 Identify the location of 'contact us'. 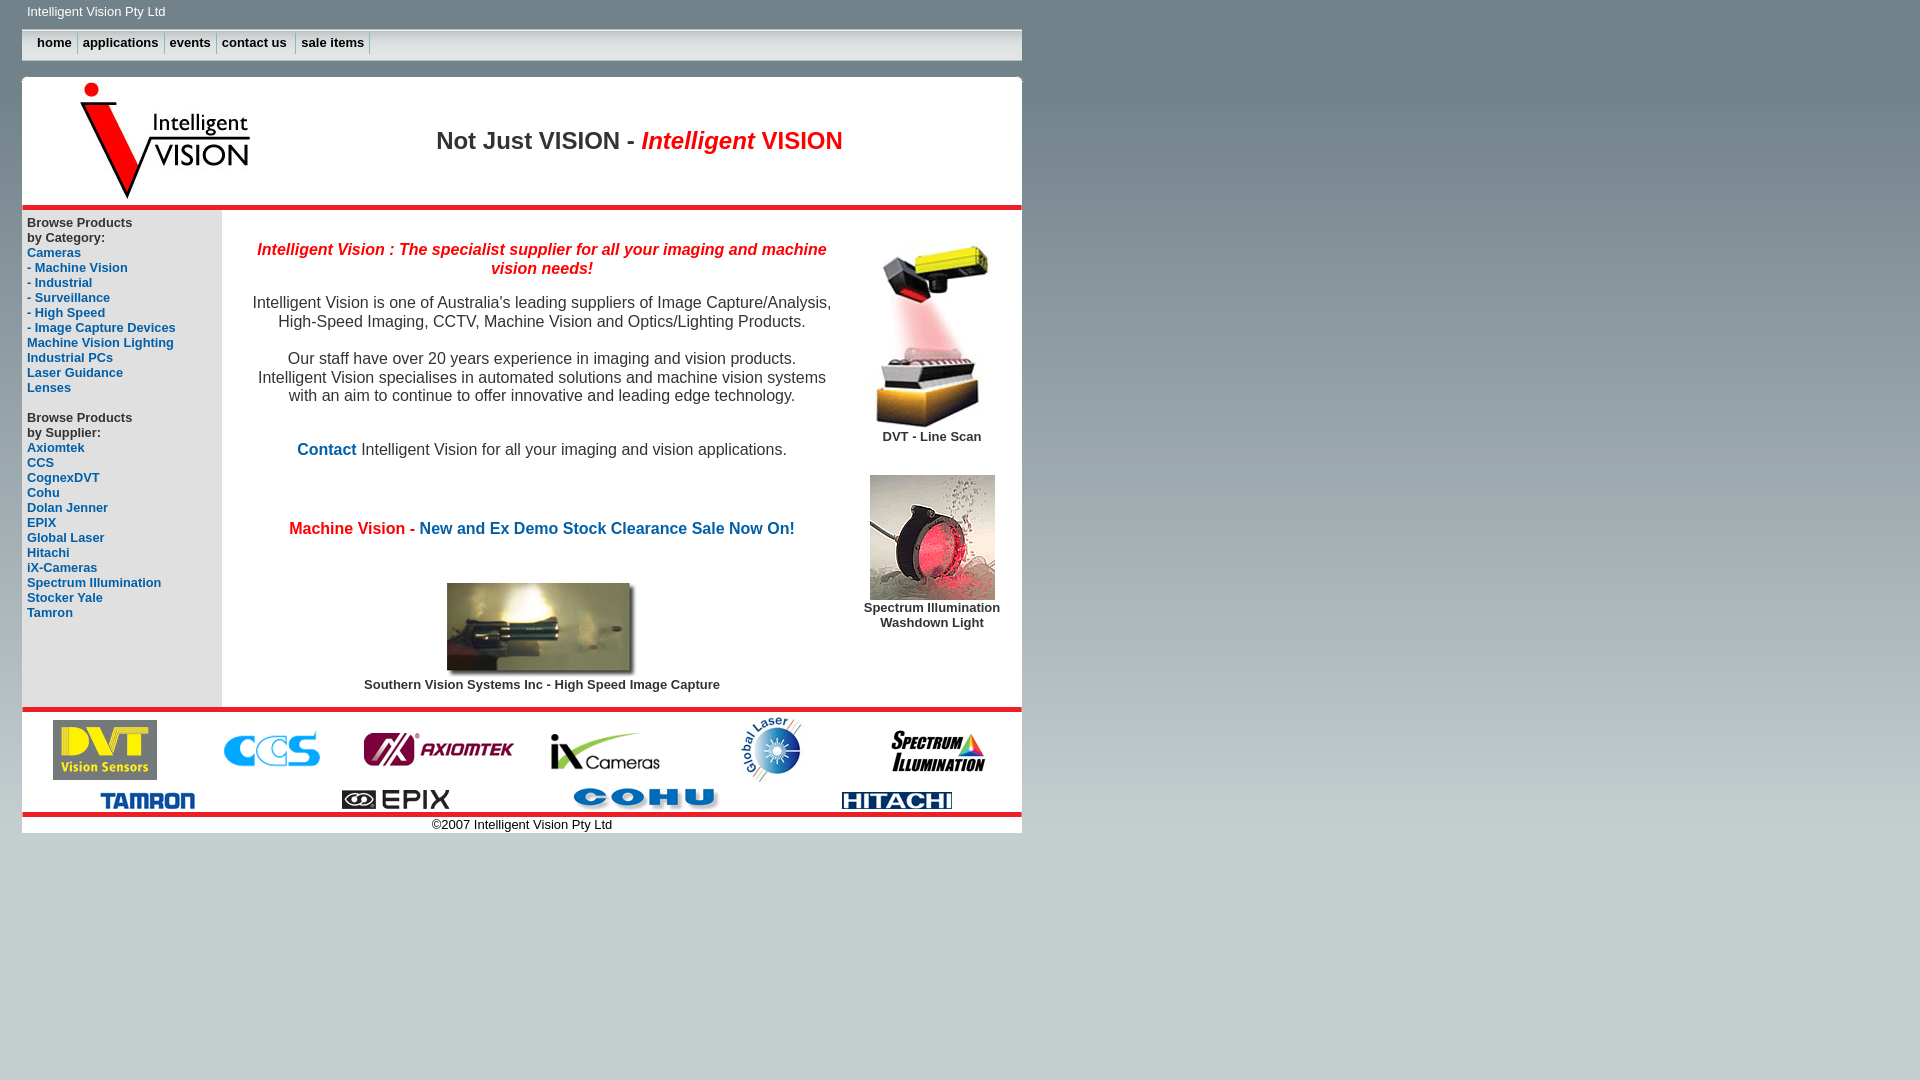
(256, 43).